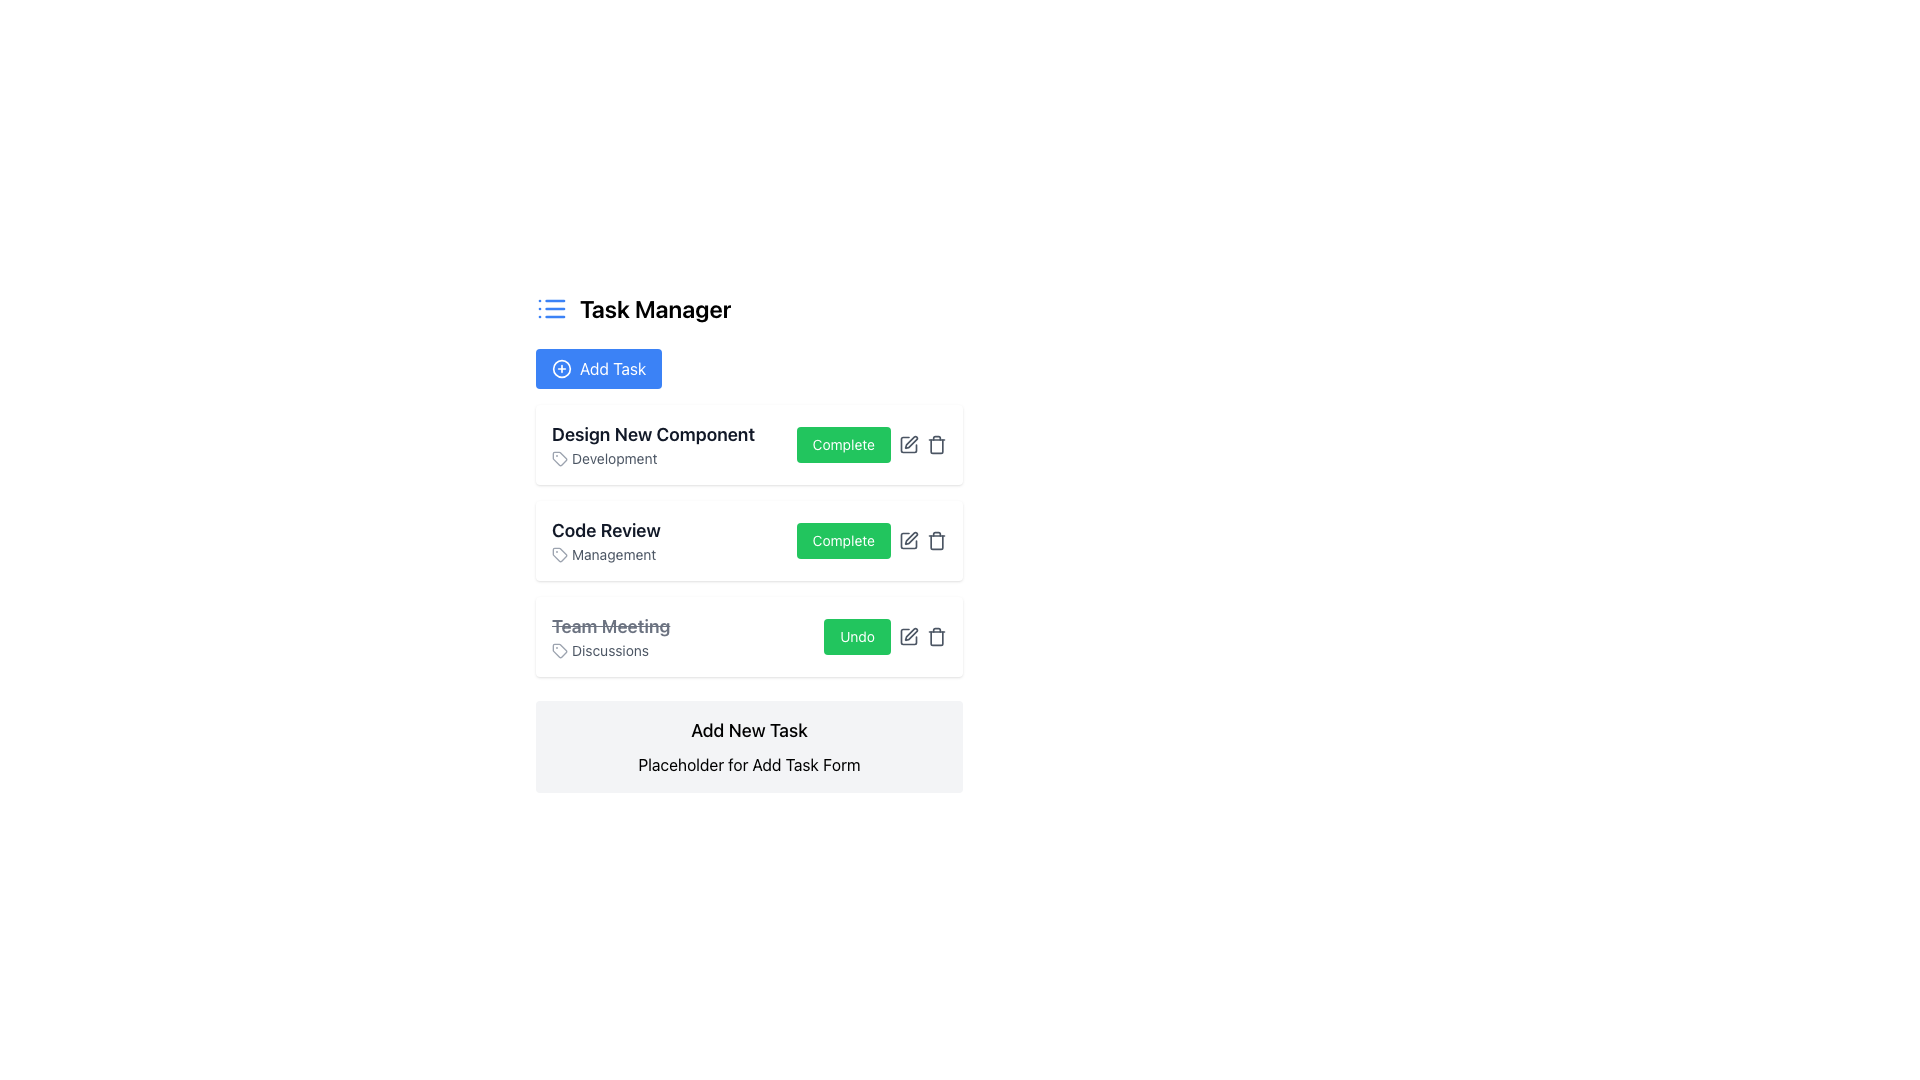 The image size is (1920, 1080). Describe the element at coordinates (598, 369) in the screenshot. I see `the 'Add New Task' button located beneath the 'Task Manager' header to initiate the task addition process` at that location.